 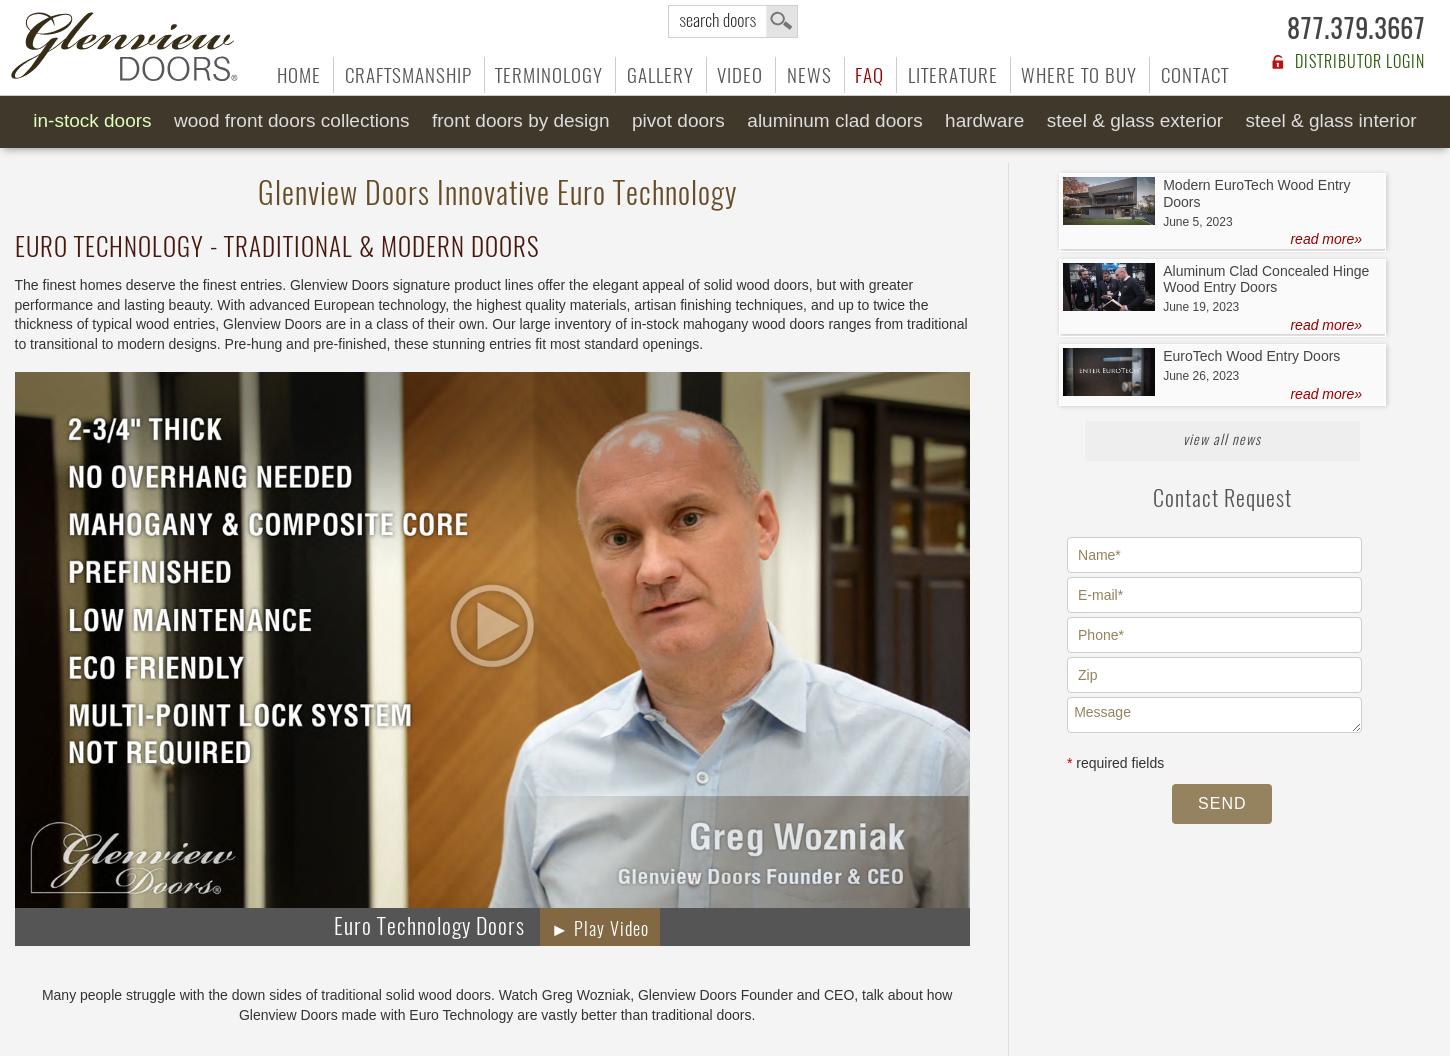 I want to click on 'In-Stock', so click(x=33, y=119).